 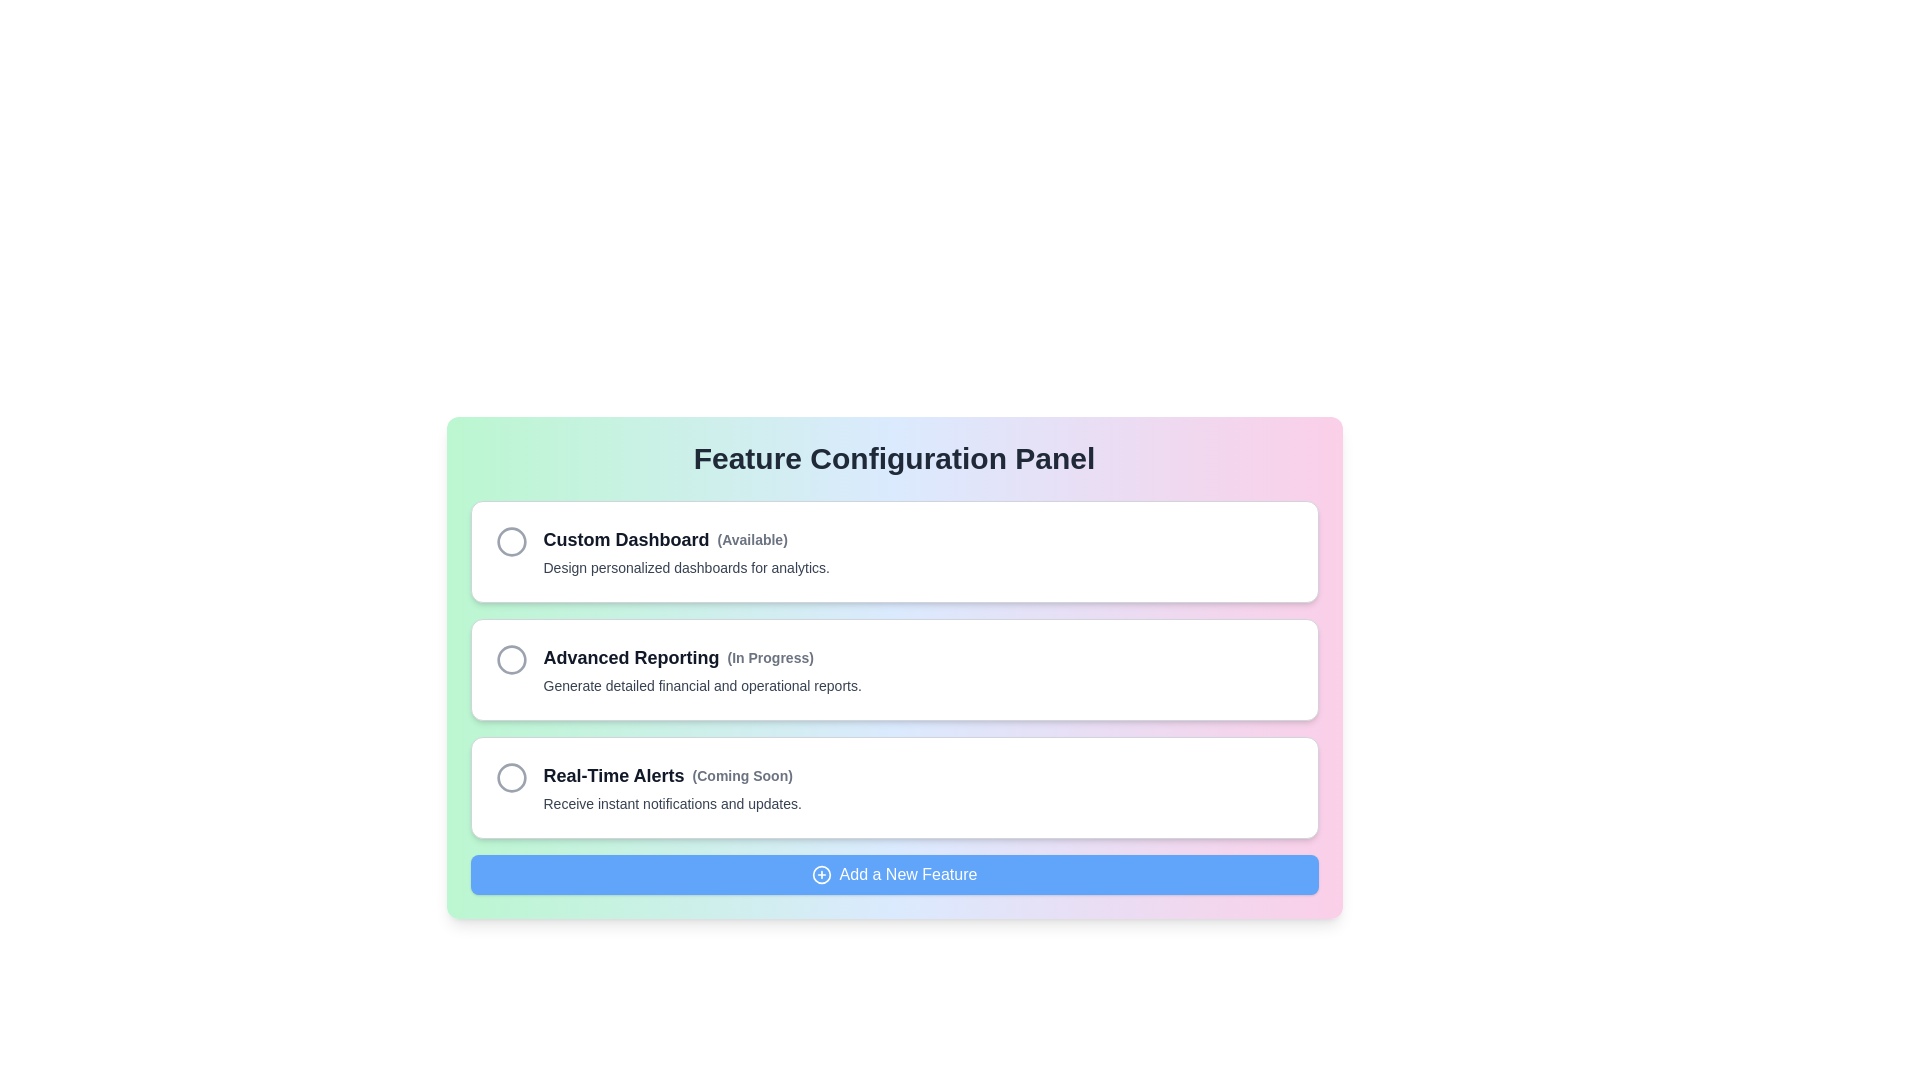 What do you see at coordinates (511, 659) in the screenshot?
I see `the interactive circular icon on the leftmost side of the 'Advanced Reporting' entry` at bounding box center [511, 659].